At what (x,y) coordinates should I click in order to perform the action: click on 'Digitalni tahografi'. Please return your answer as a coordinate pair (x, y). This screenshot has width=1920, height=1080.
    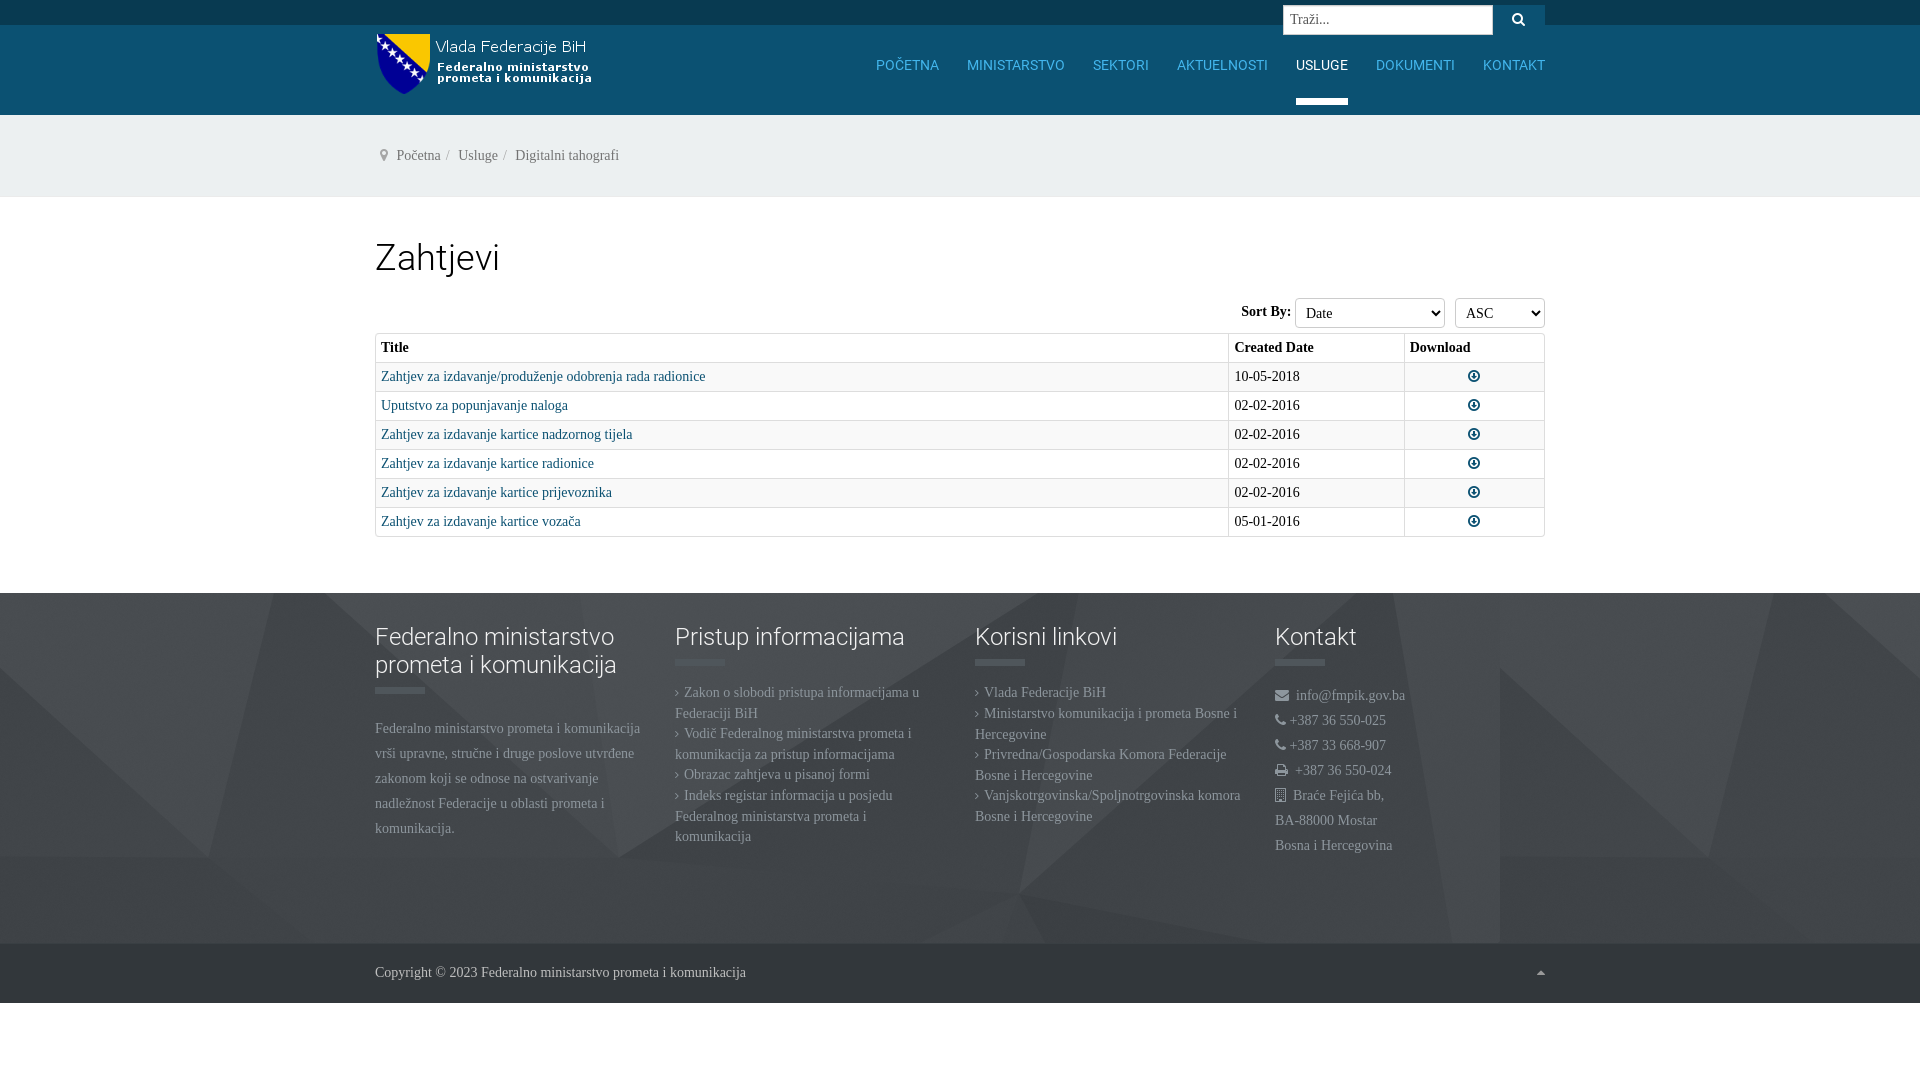
    Looking at the image, I should click on (565, 154).